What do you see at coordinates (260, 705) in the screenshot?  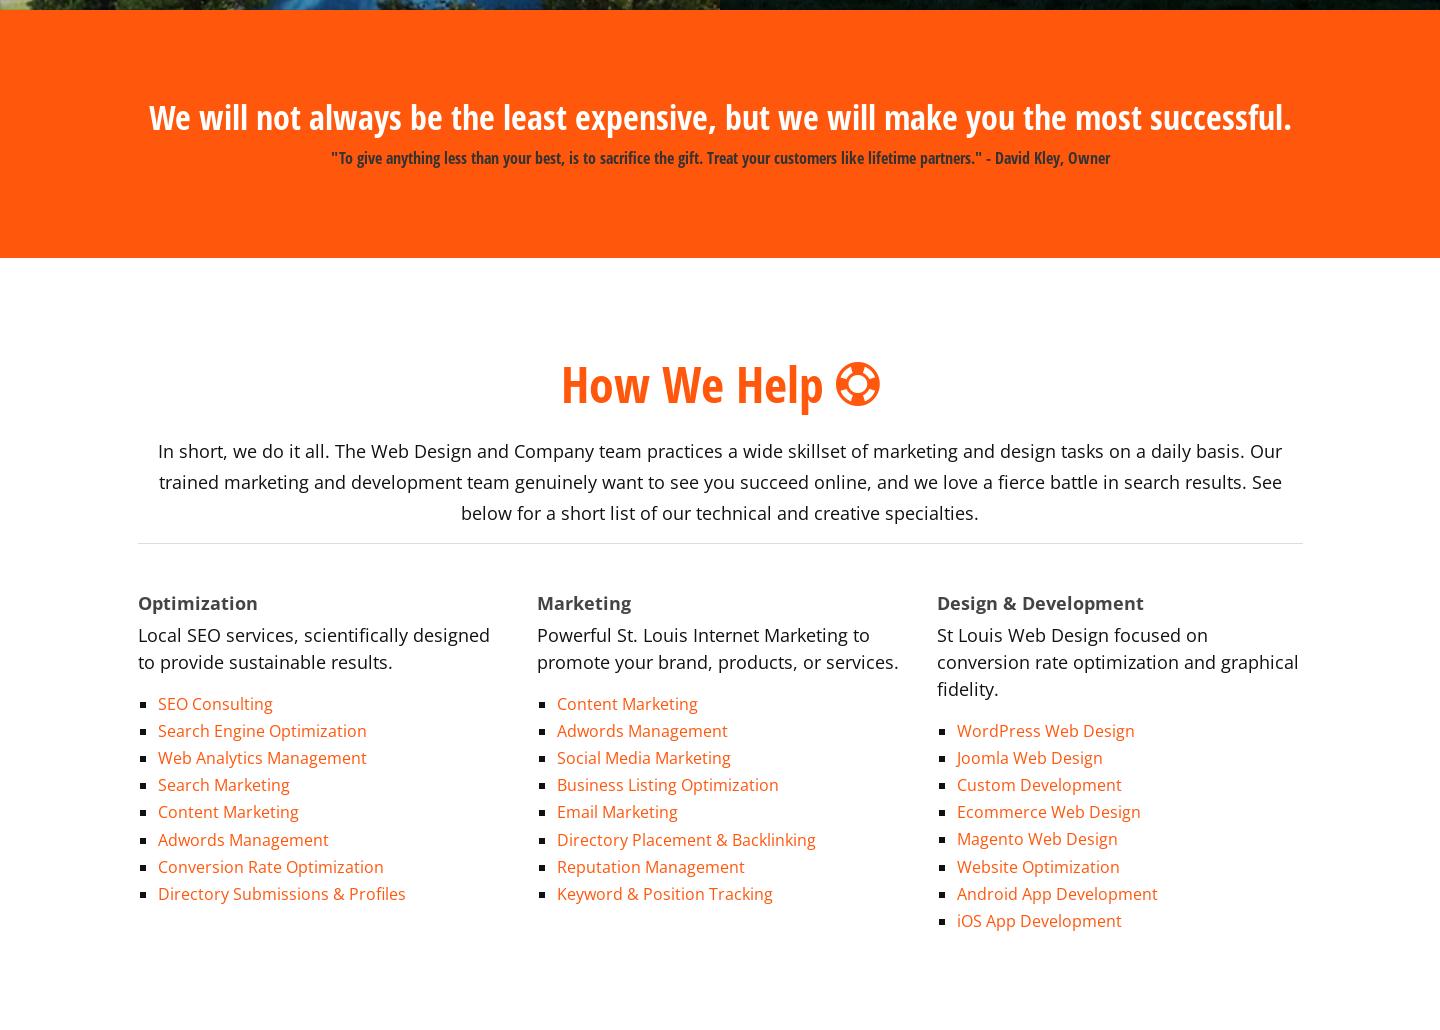 I see `'Search Engine Optimization'` at bounding box center [260, 705].